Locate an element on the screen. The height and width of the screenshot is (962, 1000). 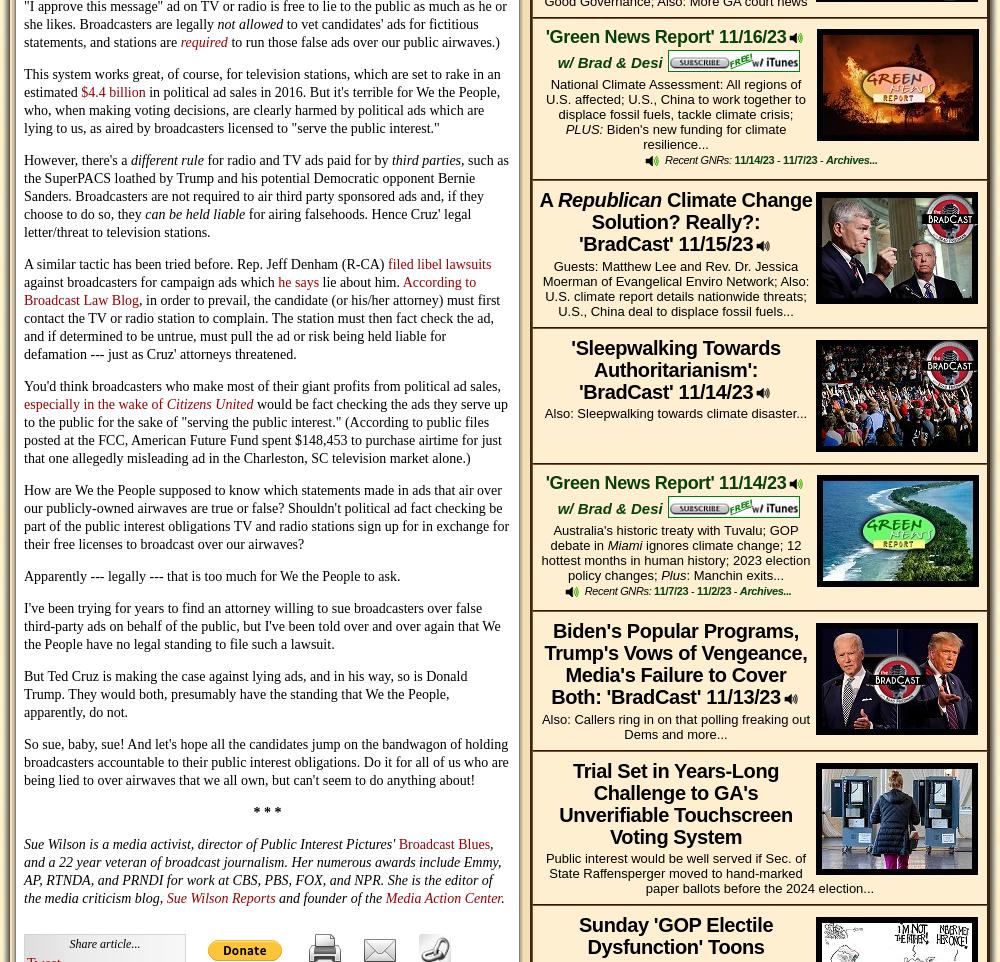
''Green News Report' 11/16/23' is located at coordinates (545, 34).